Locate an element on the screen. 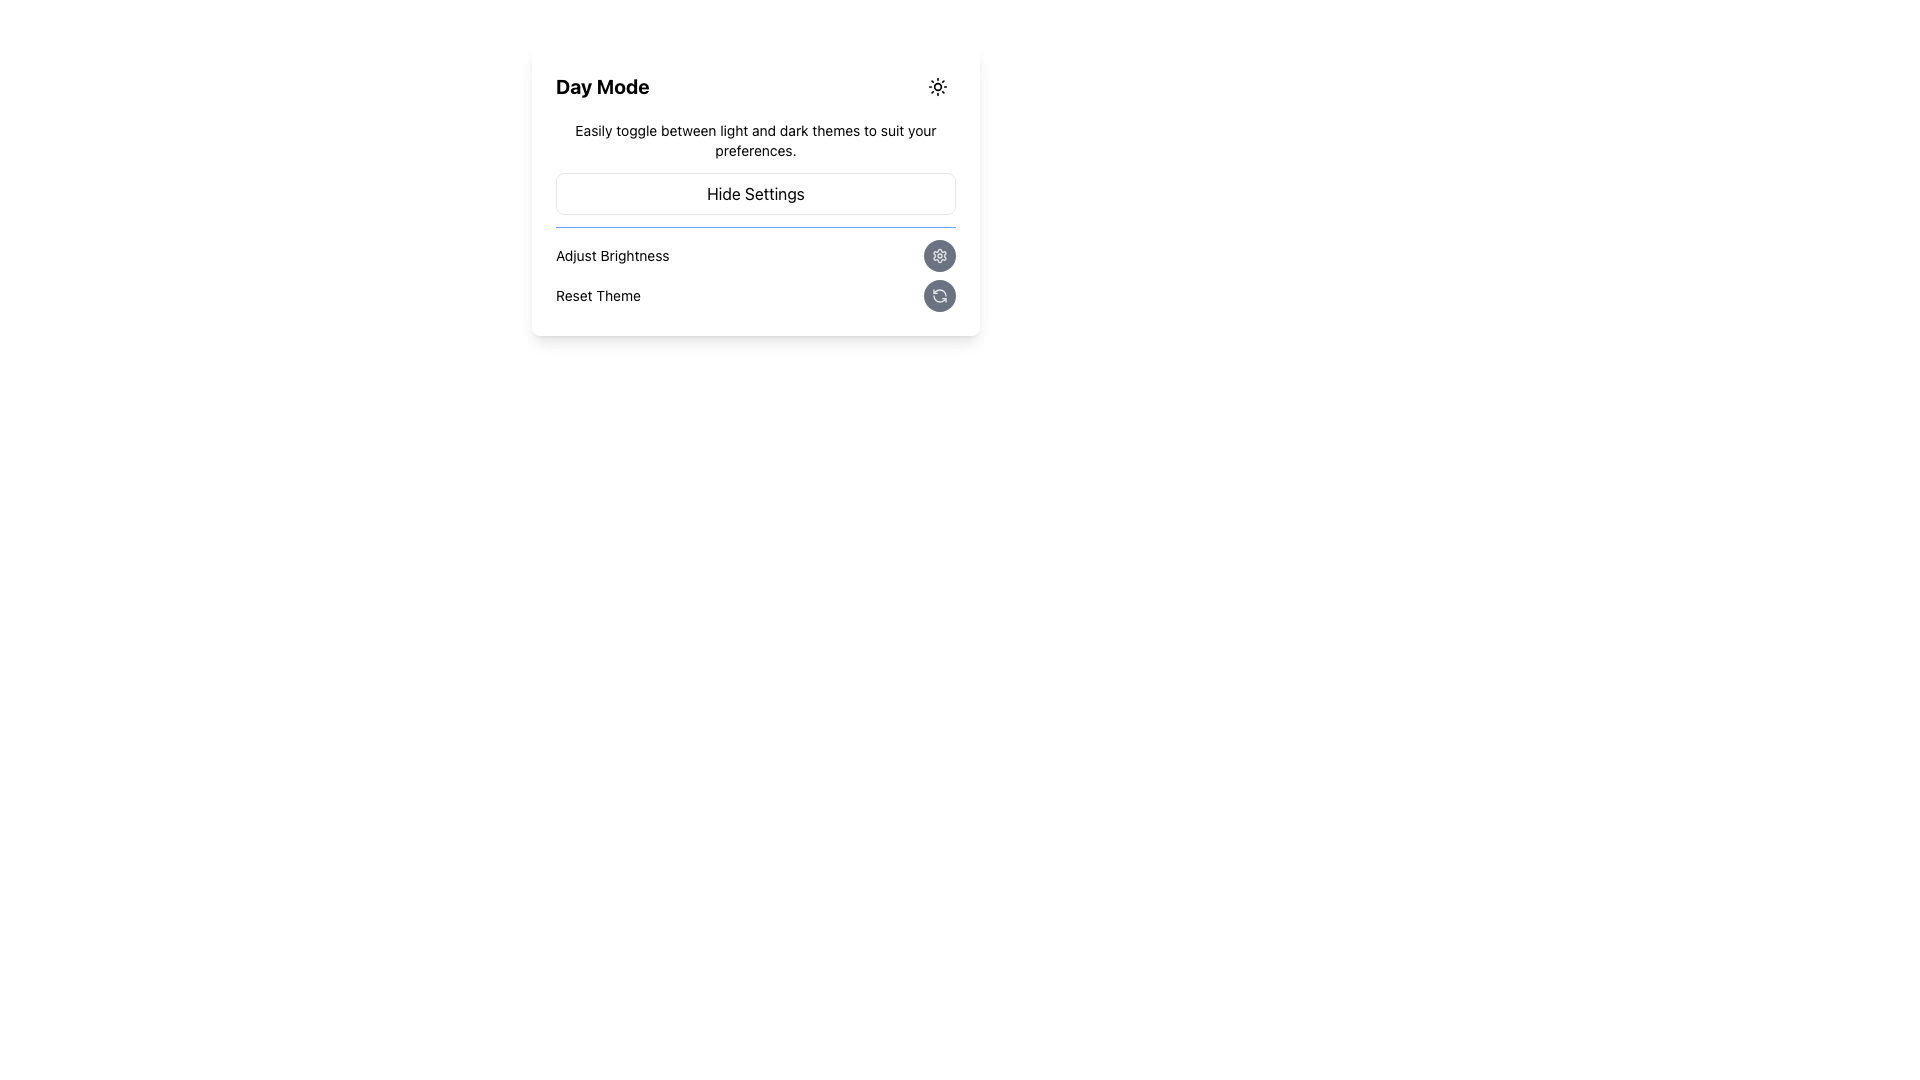  the theme mode toggle icon located in the top-right corner of the settings card to switch between day mode and night mode is located at coordinates (936, 86).